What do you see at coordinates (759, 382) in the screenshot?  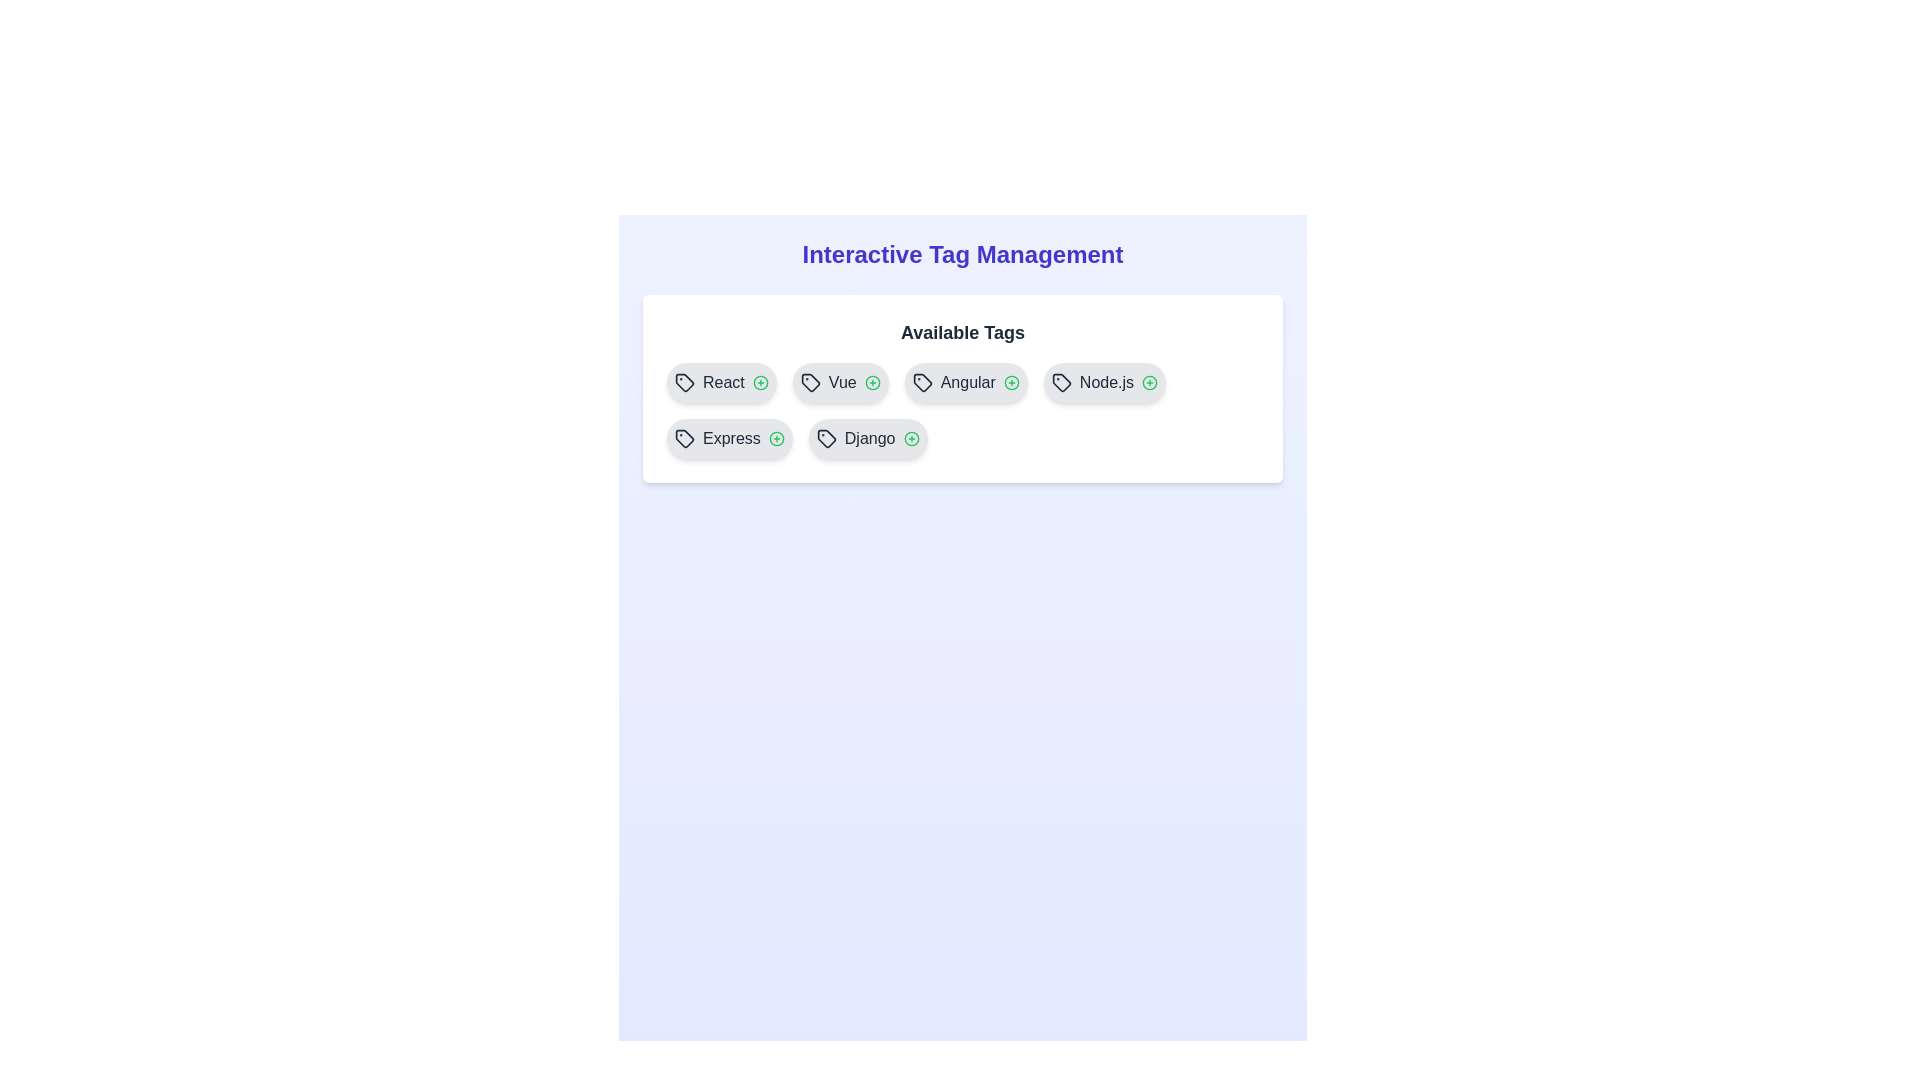 I see `the circular icon with a green border and plus symbol located within the 'React' button in the 'Available Tags' section` at bounding box center [759, 382].